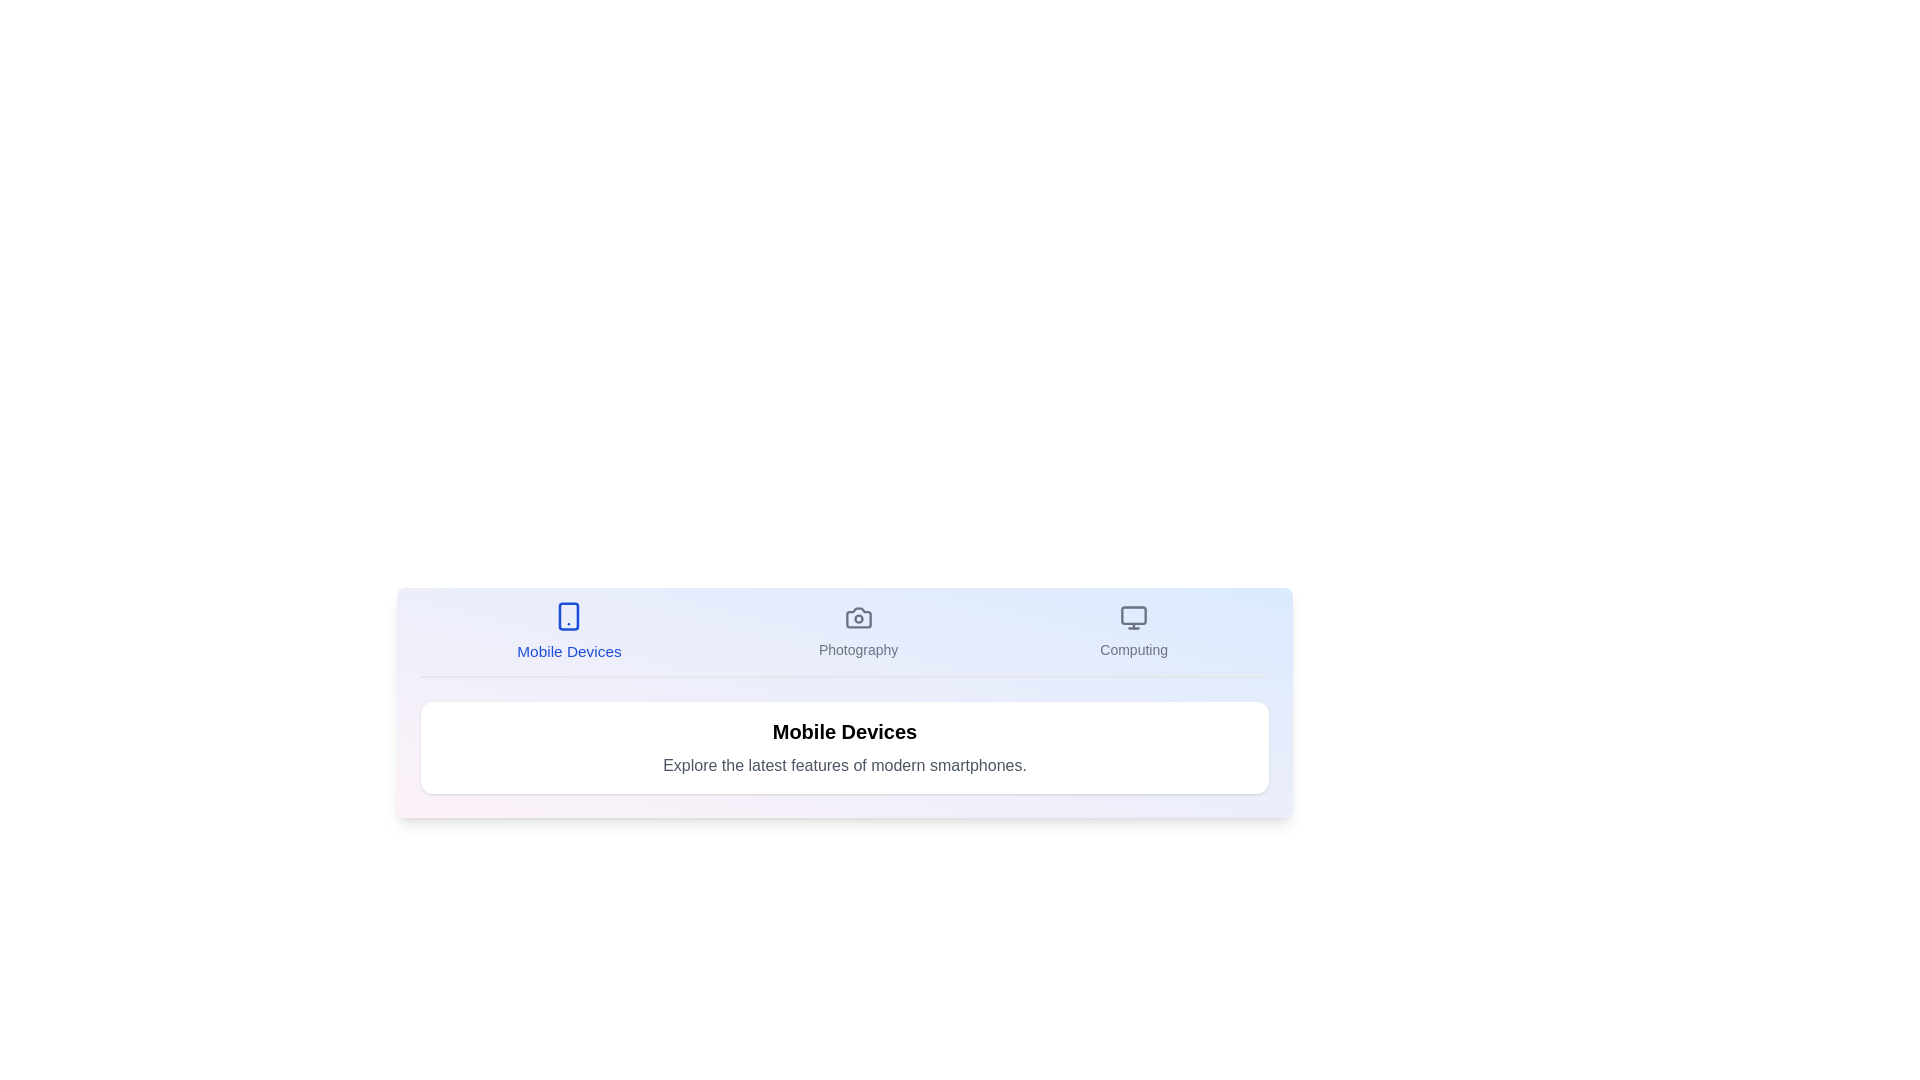 This screenshot has height=1080, width=1920. What do you see at coordinates (1133, 632) in the screenshot?
I see `the tab labeled 'Computing' to inspect its associated icon` at bounding box center [1133, 632].